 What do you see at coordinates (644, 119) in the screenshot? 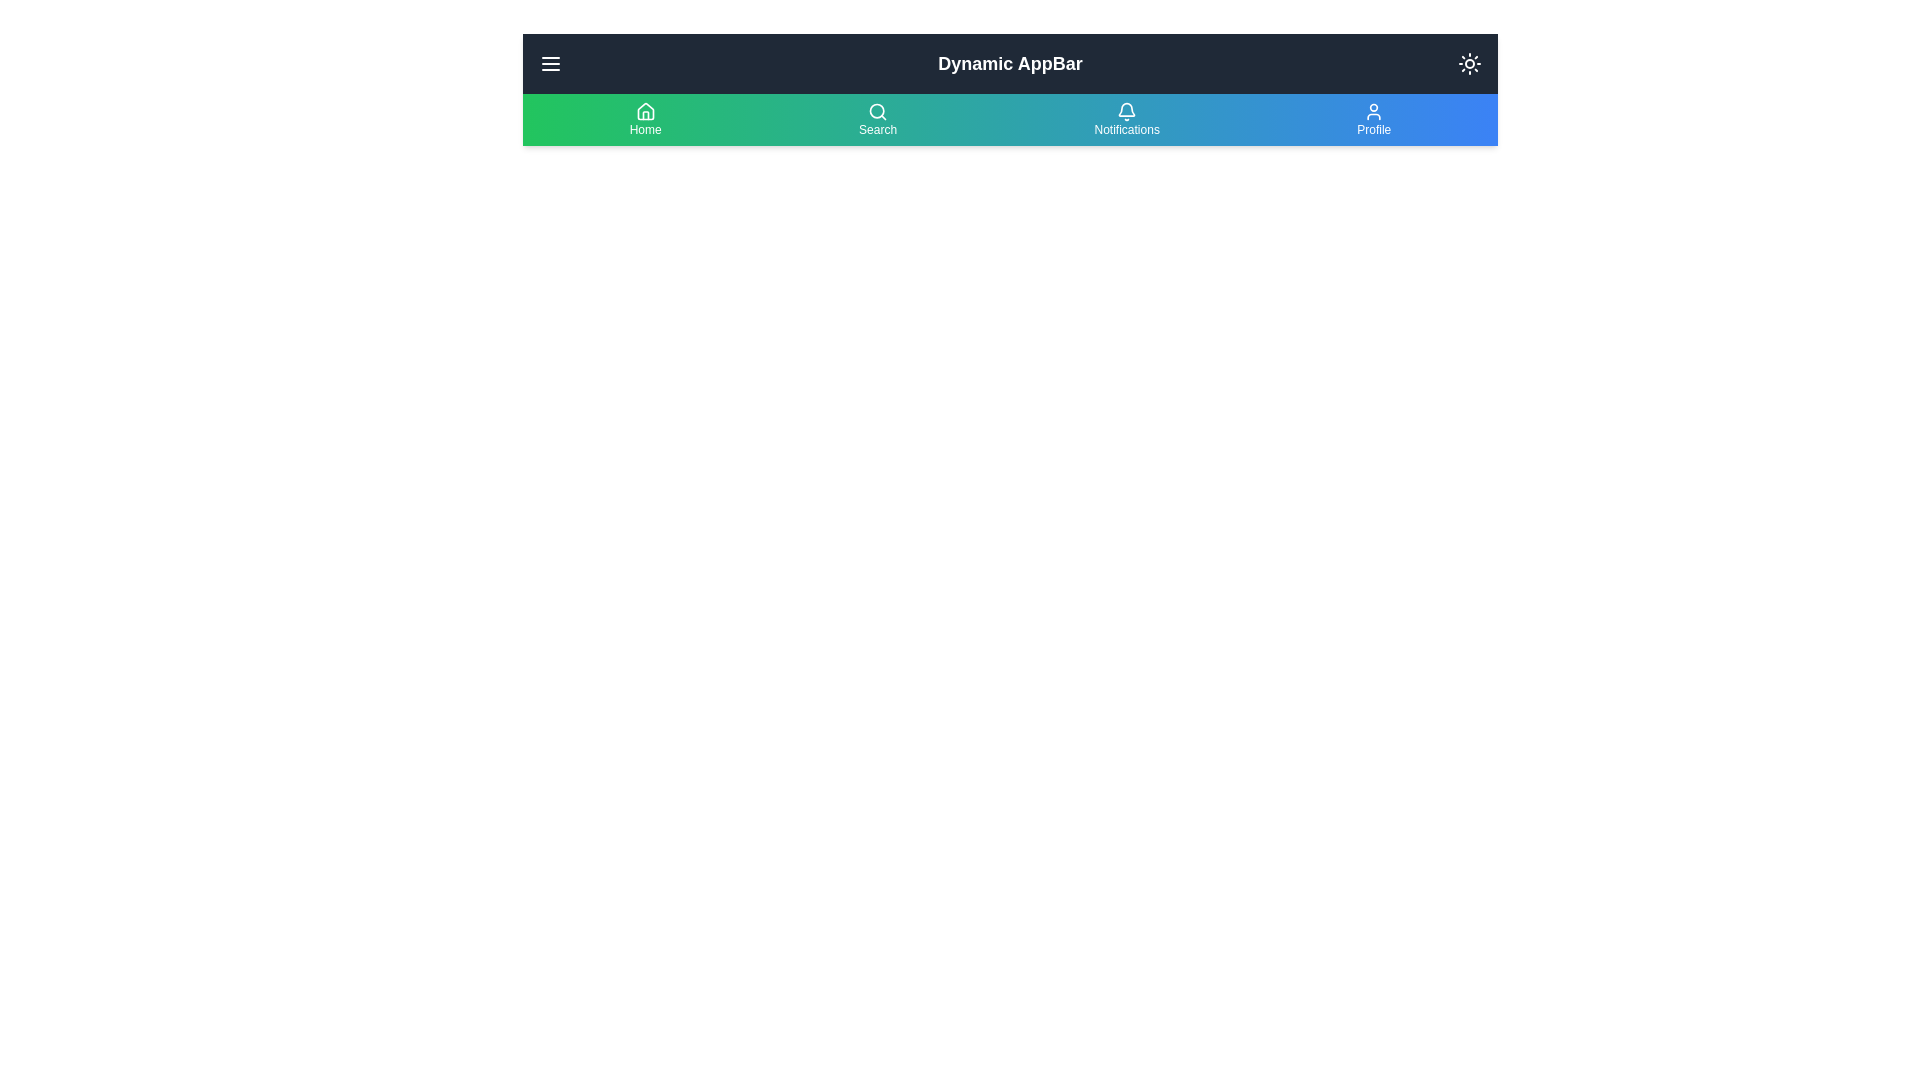
I see `the navigation item labeled Home in the DynamicAppBar` at bounding box center [644, 119].